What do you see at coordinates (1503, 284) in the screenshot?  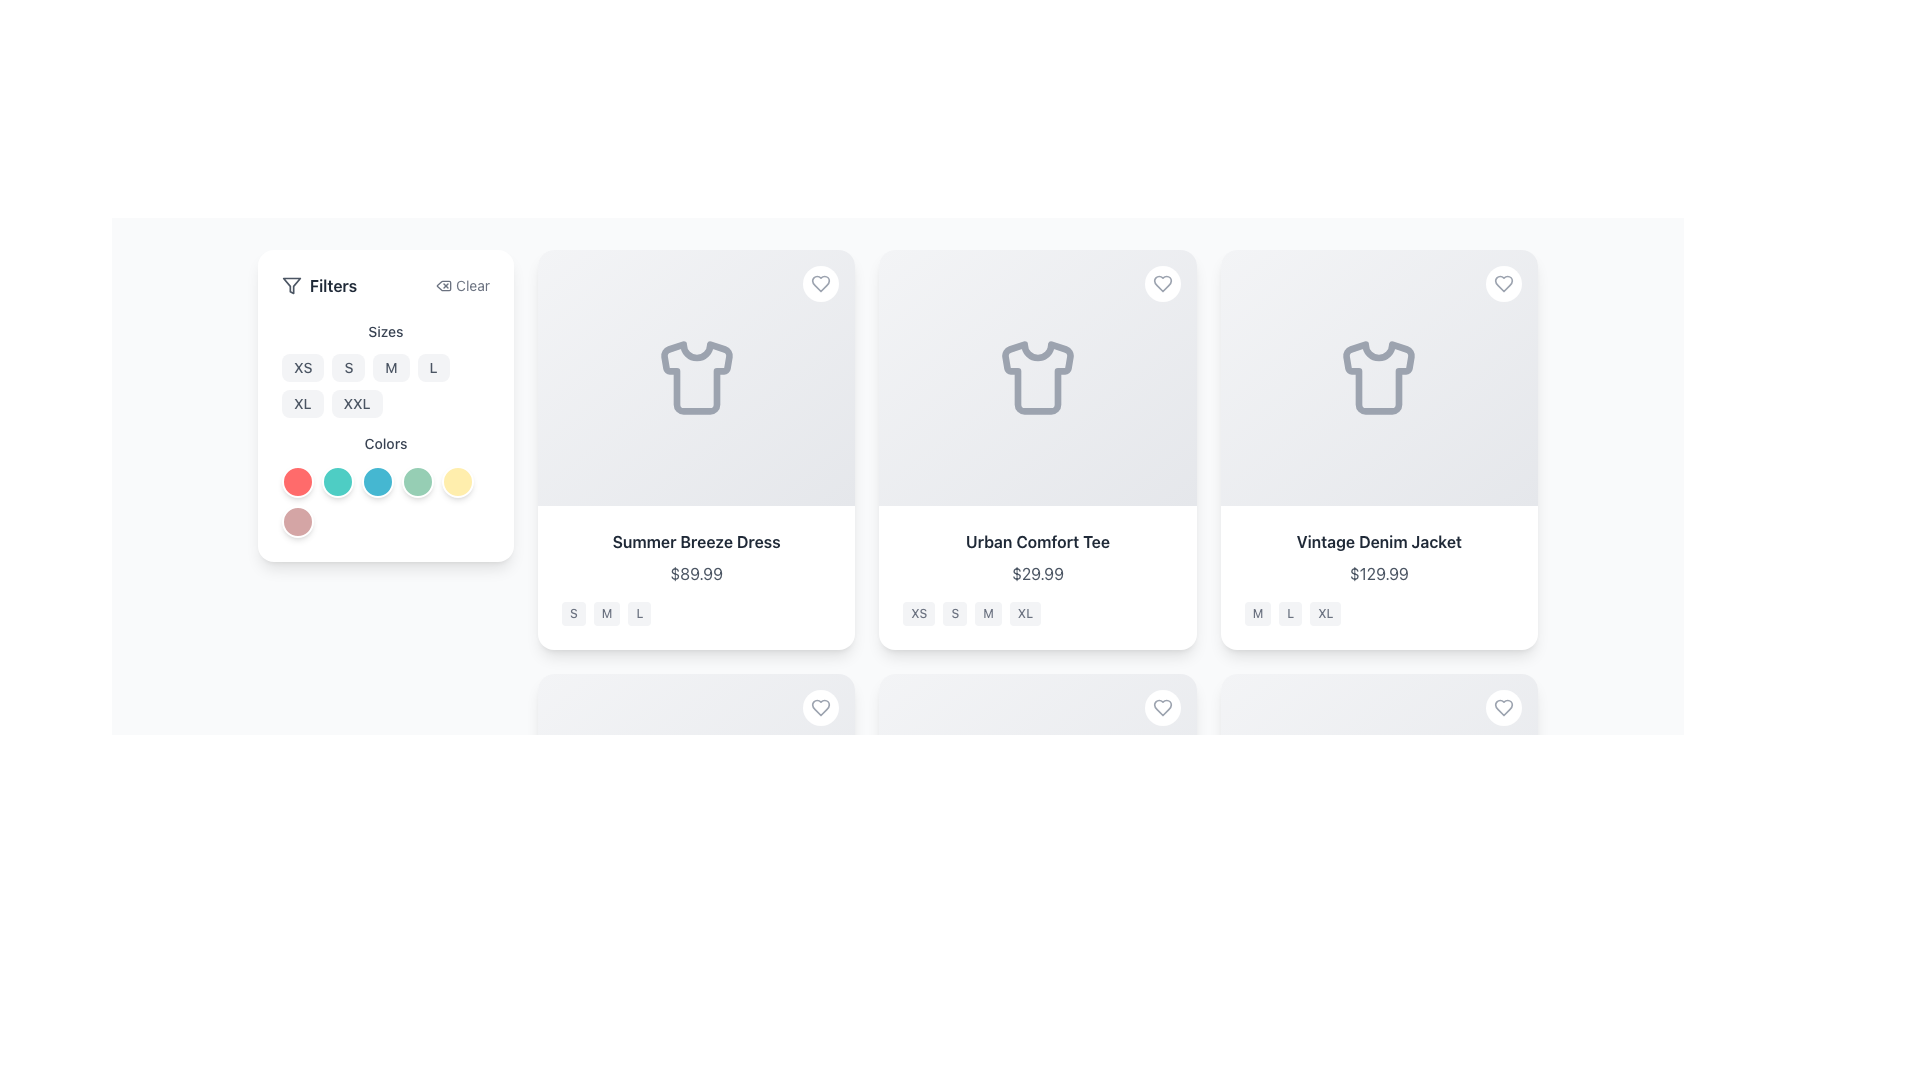 I see `the graphical heart icon with a hollow interior located in the top-right corner of the 'Vintage Denim Jacket' product card` at bounding box center [1503, 284].